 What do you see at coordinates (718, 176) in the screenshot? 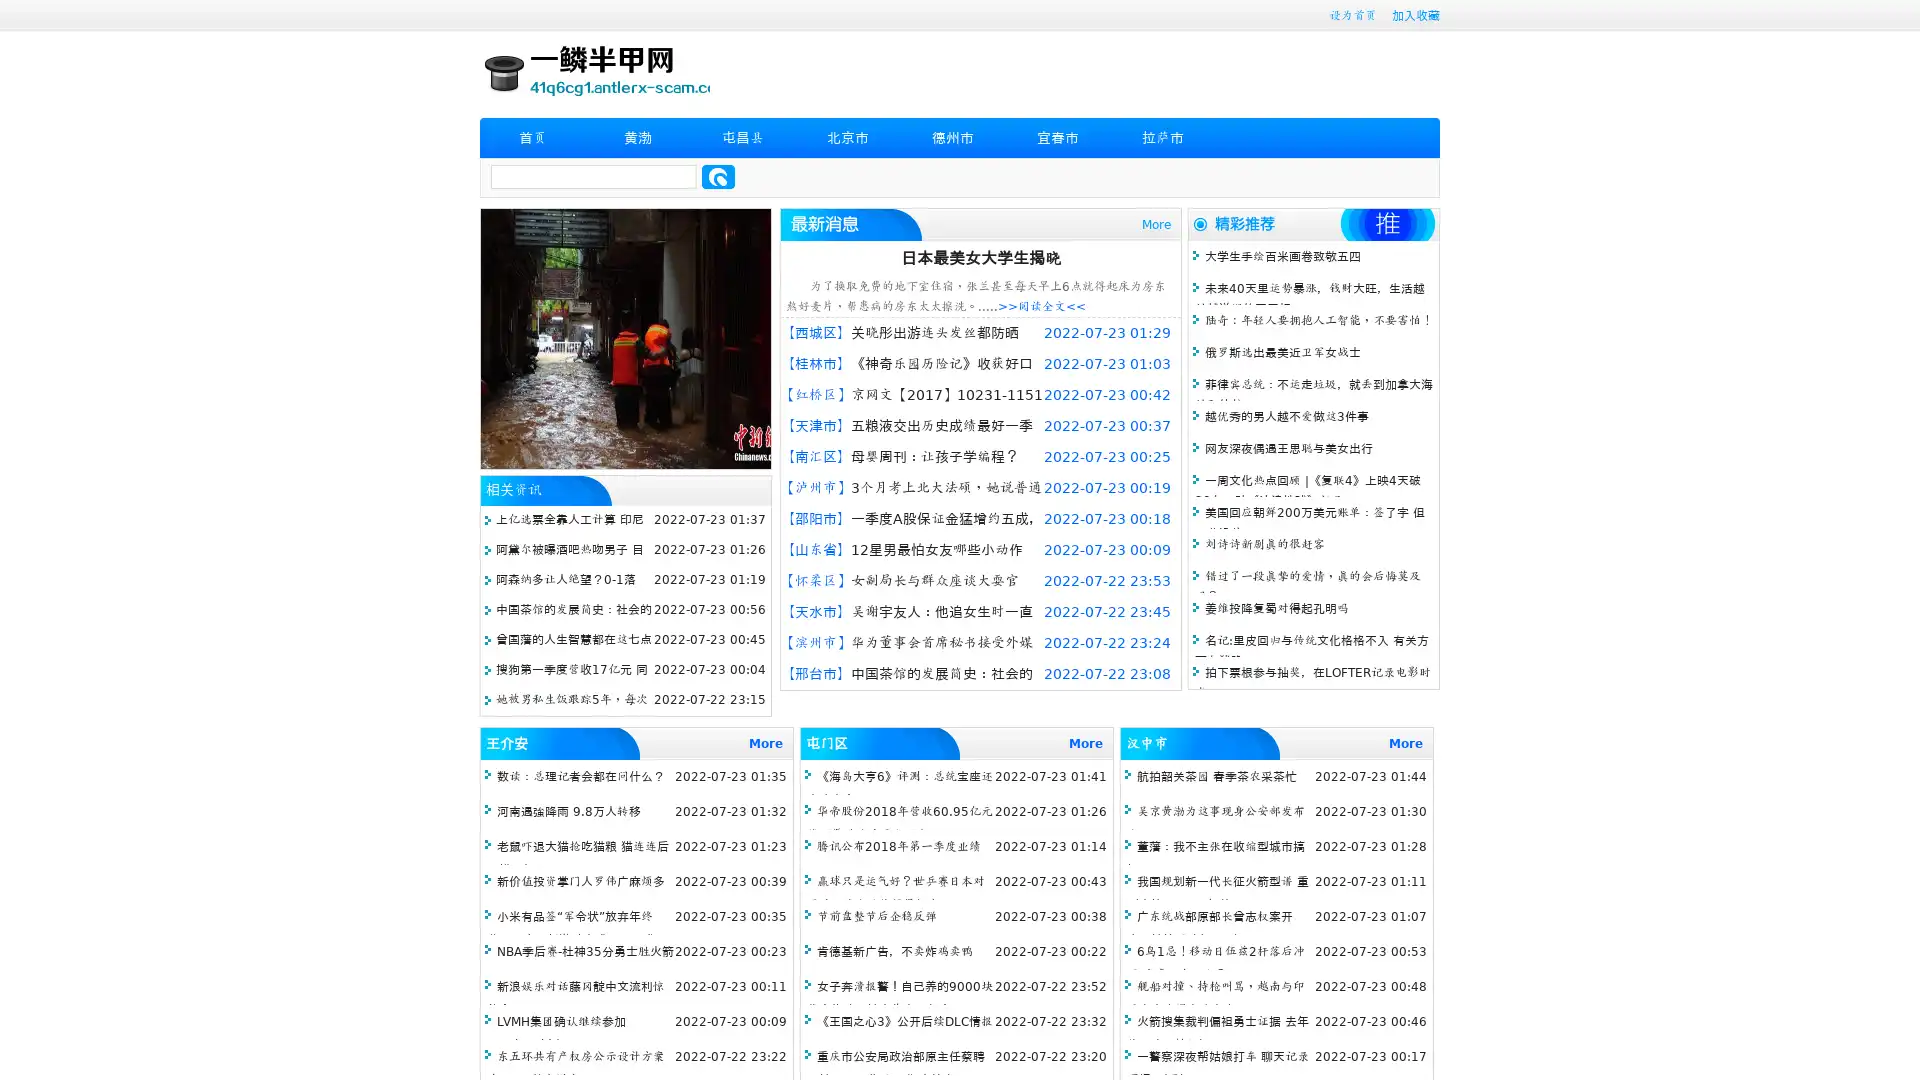
I see `Search` at bounding box center [718, 176].